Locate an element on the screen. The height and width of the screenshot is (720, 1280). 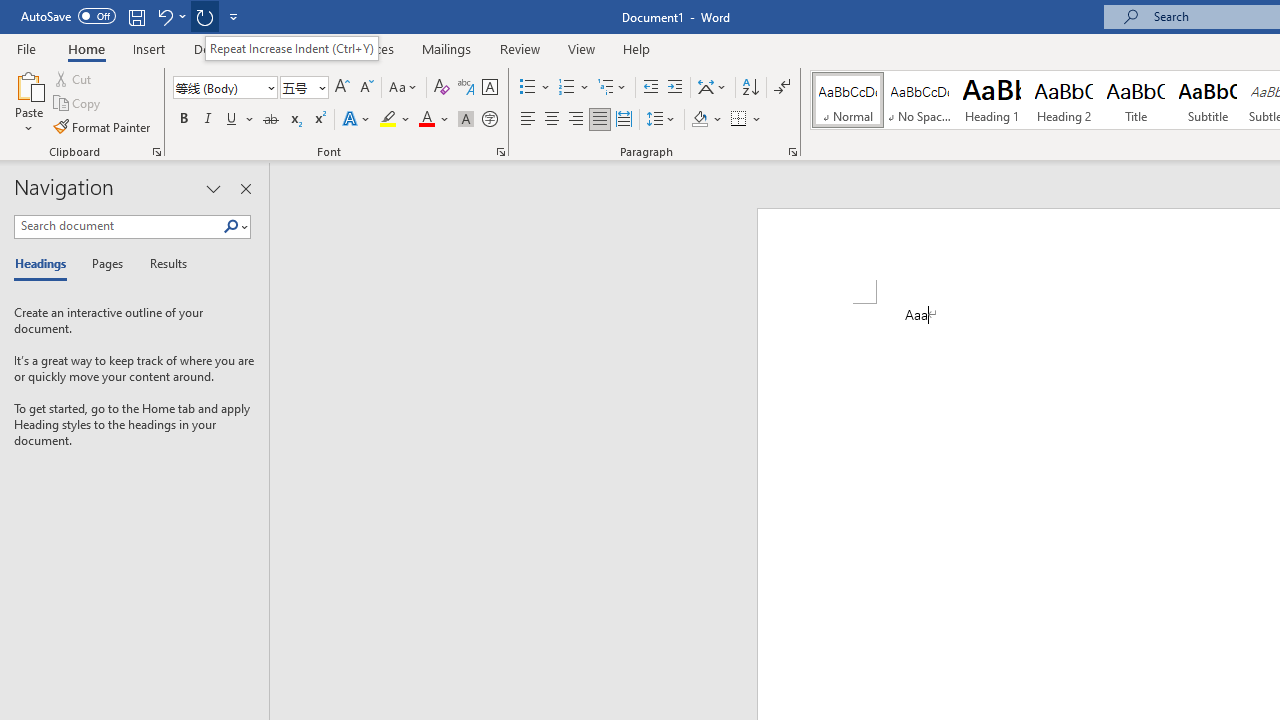
'Heading 1' is located at coordinates (992, 100).